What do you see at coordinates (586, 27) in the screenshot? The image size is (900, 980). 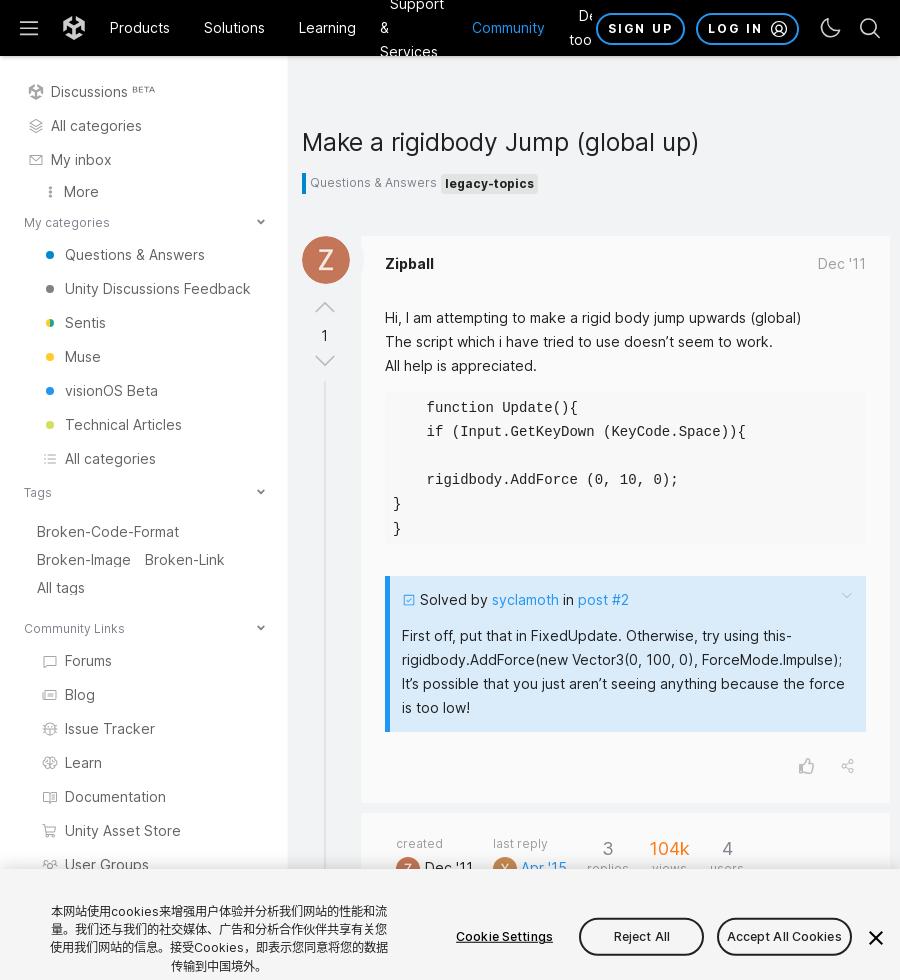 I see `'Dev tools'` at bounding box center [586, 27].